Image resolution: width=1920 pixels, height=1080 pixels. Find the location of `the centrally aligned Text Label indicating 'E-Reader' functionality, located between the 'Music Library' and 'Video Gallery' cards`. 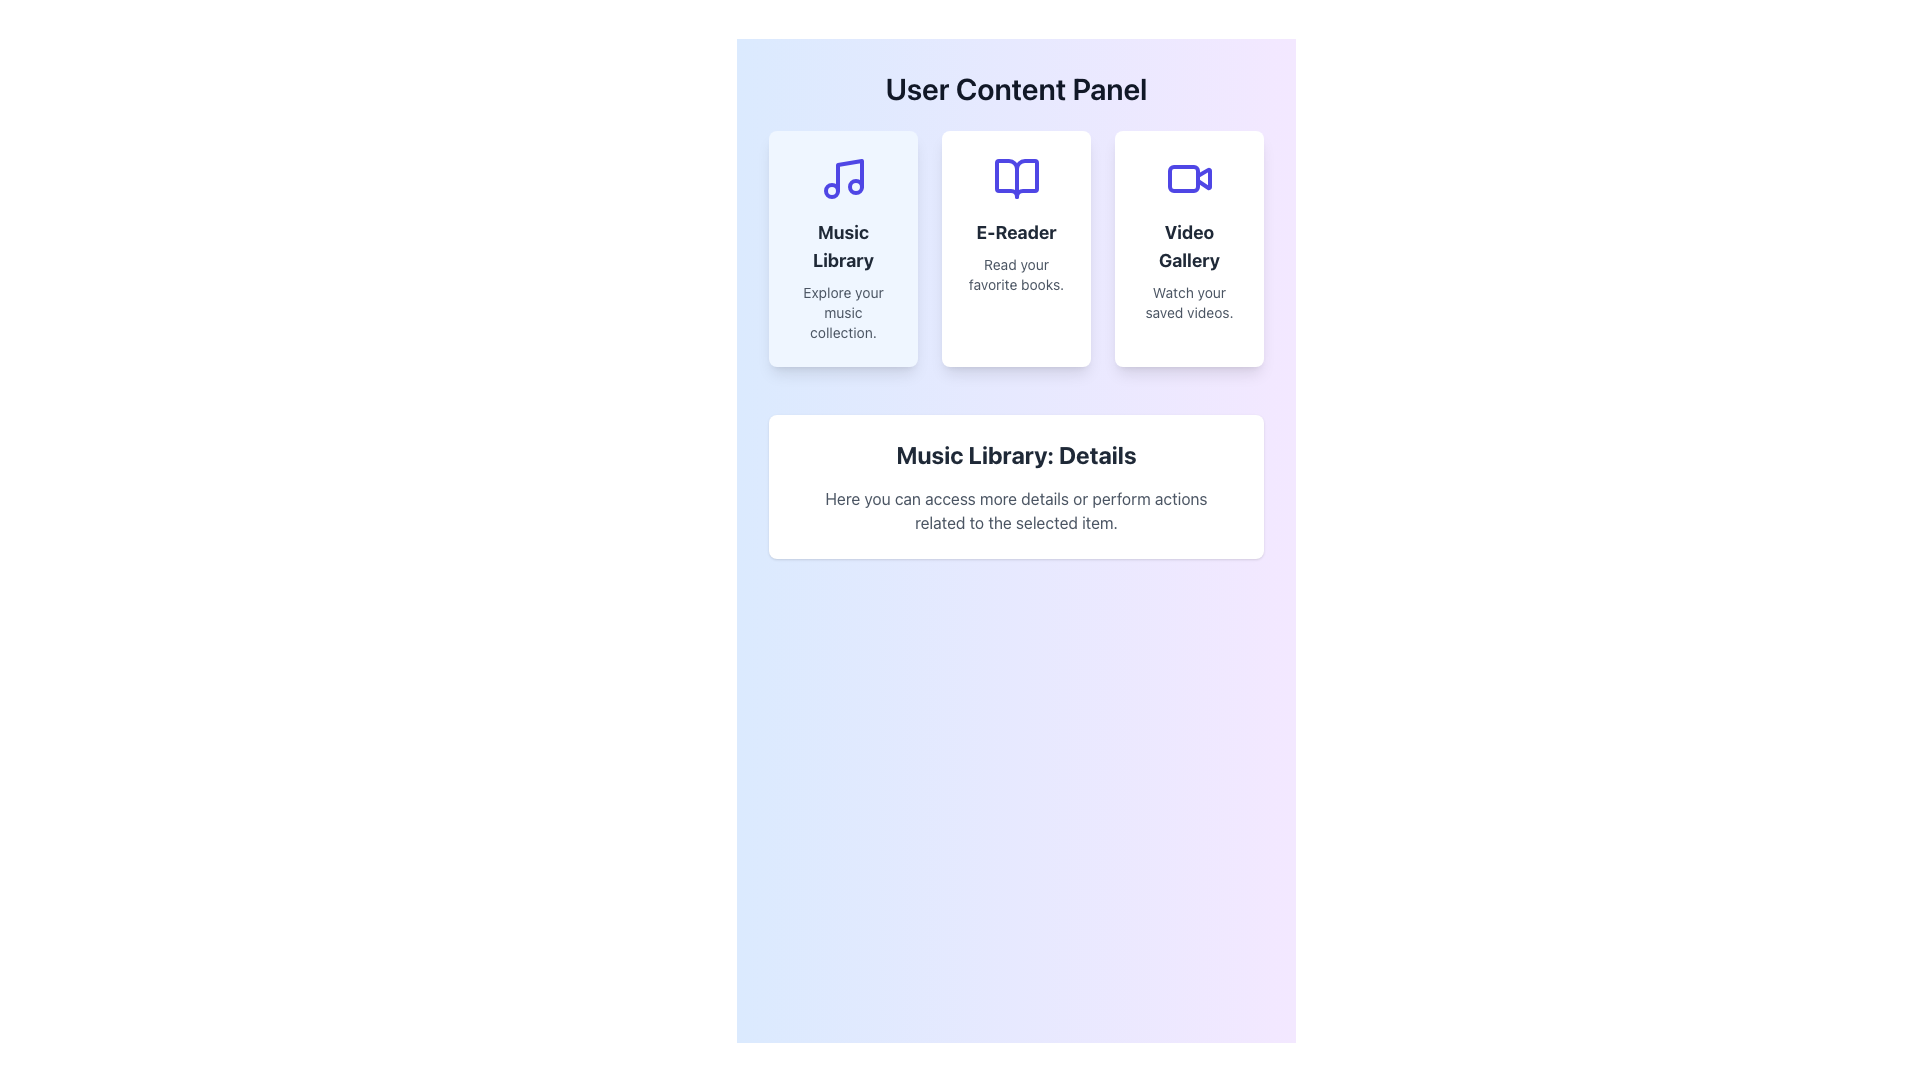

the centrally aligned Text Label indicating 'E-Reader' functionality, located between the 'Music Library' and 'Video Gallery' cards is located at coordinates (1016, 231).